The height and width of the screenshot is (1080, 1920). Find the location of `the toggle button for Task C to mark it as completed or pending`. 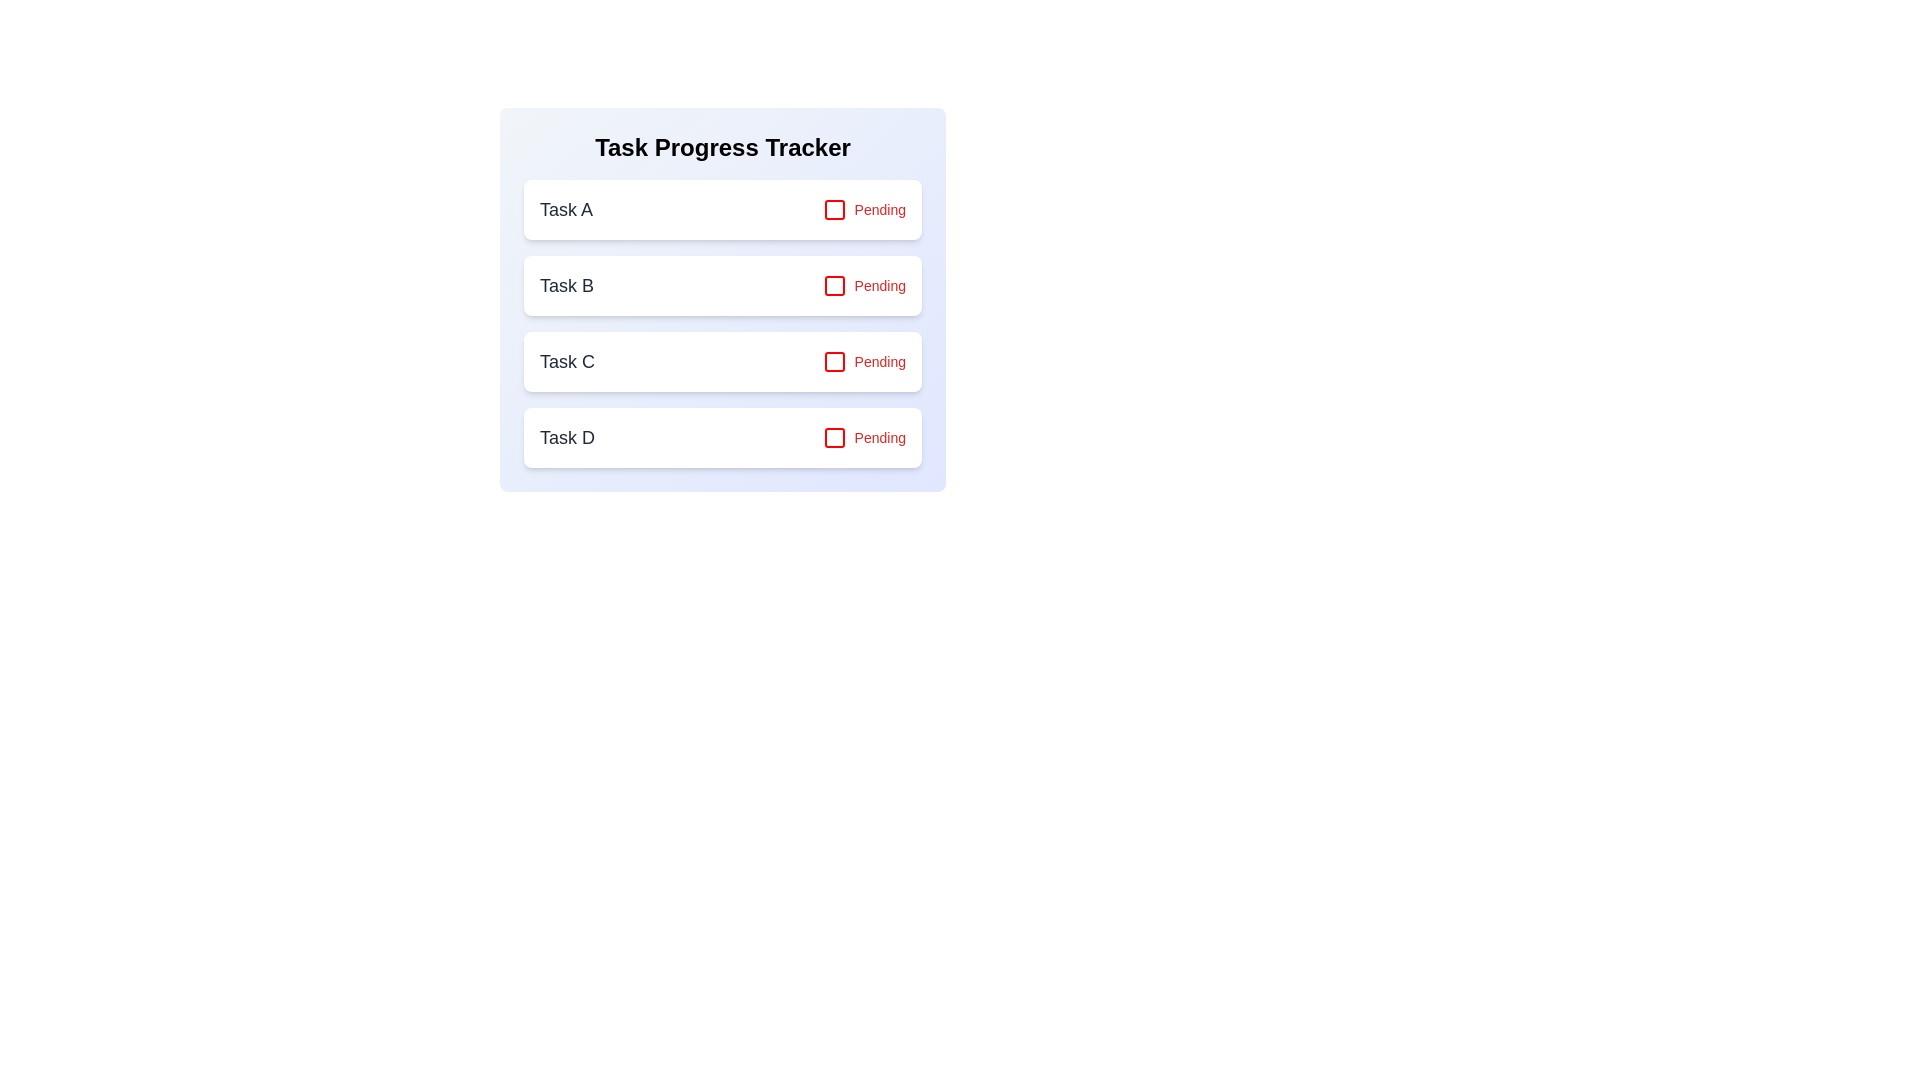

the toggle button for Task C to mark it as completed or pending is located at coordinates (864, 362).